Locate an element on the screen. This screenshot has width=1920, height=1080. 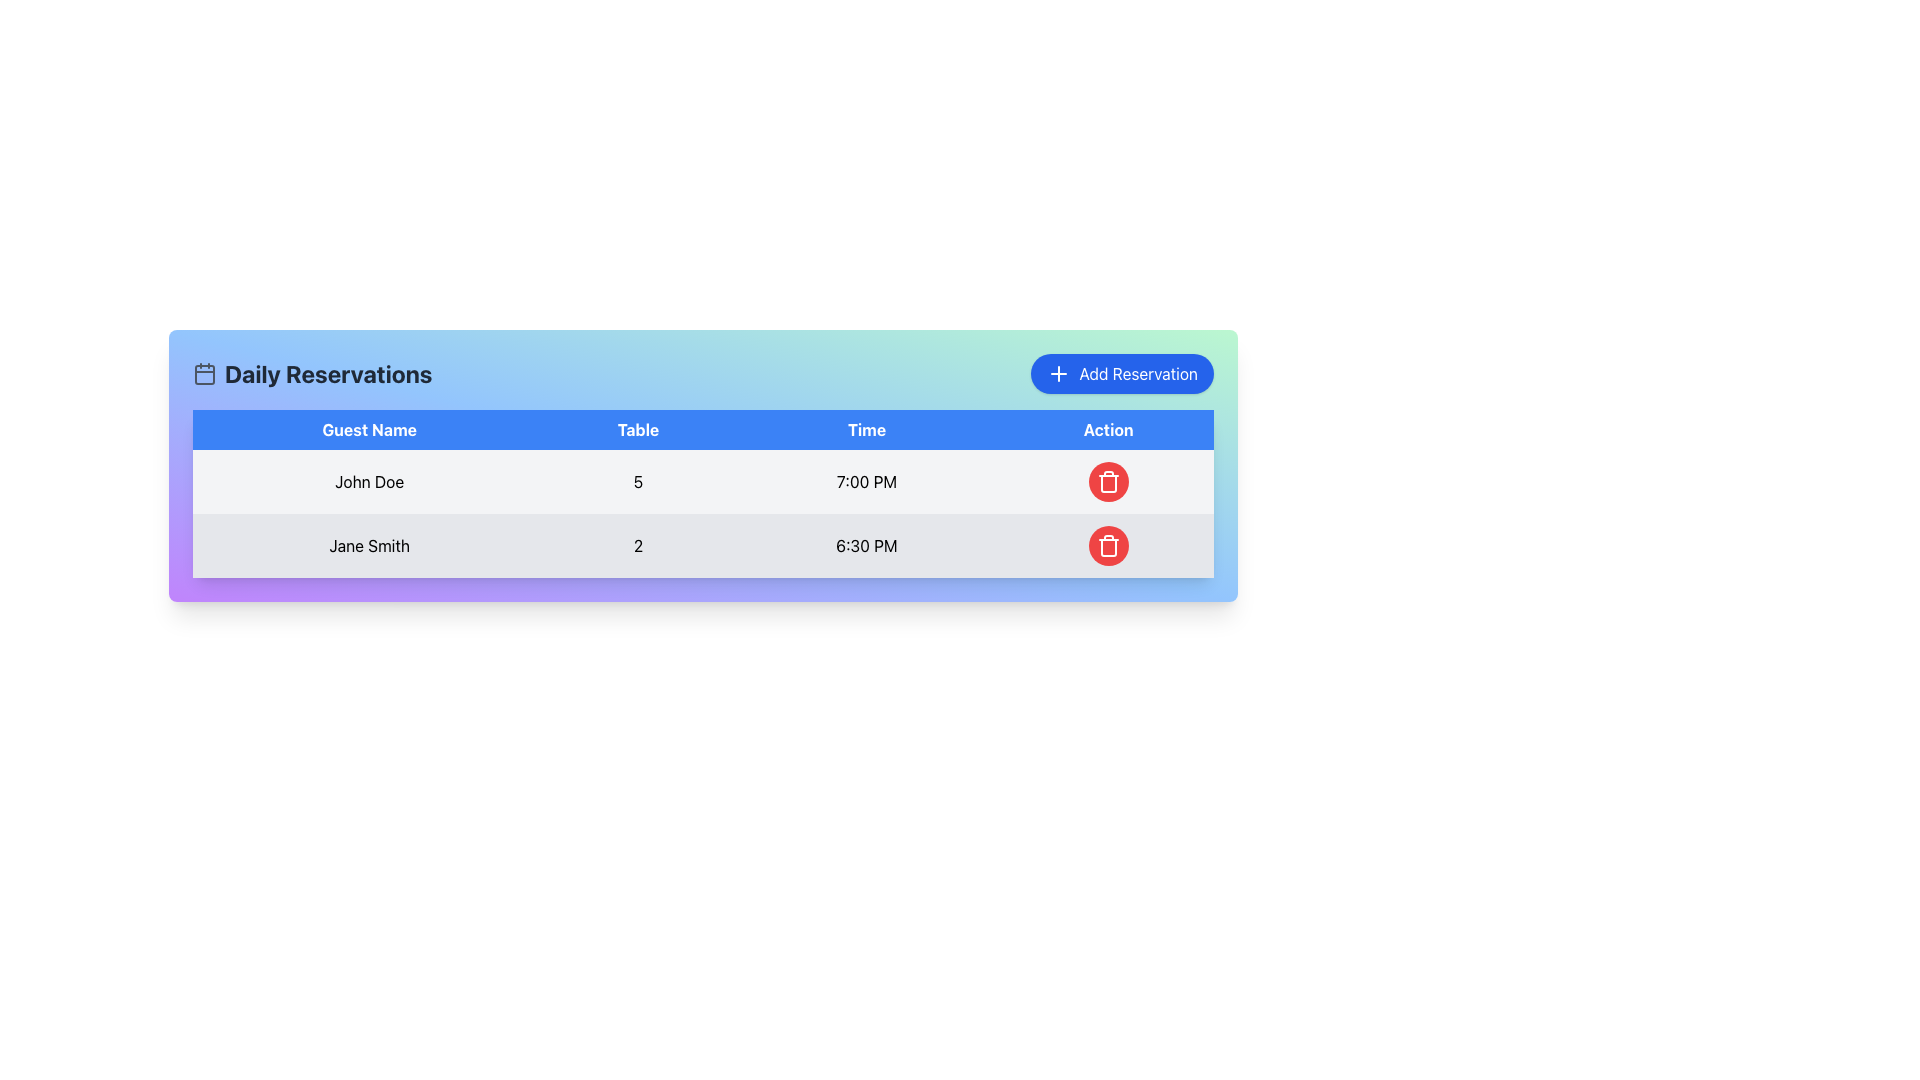
the red trash bin icon button in the last row of the 'Action' column is located at coordinates (1107, 483).